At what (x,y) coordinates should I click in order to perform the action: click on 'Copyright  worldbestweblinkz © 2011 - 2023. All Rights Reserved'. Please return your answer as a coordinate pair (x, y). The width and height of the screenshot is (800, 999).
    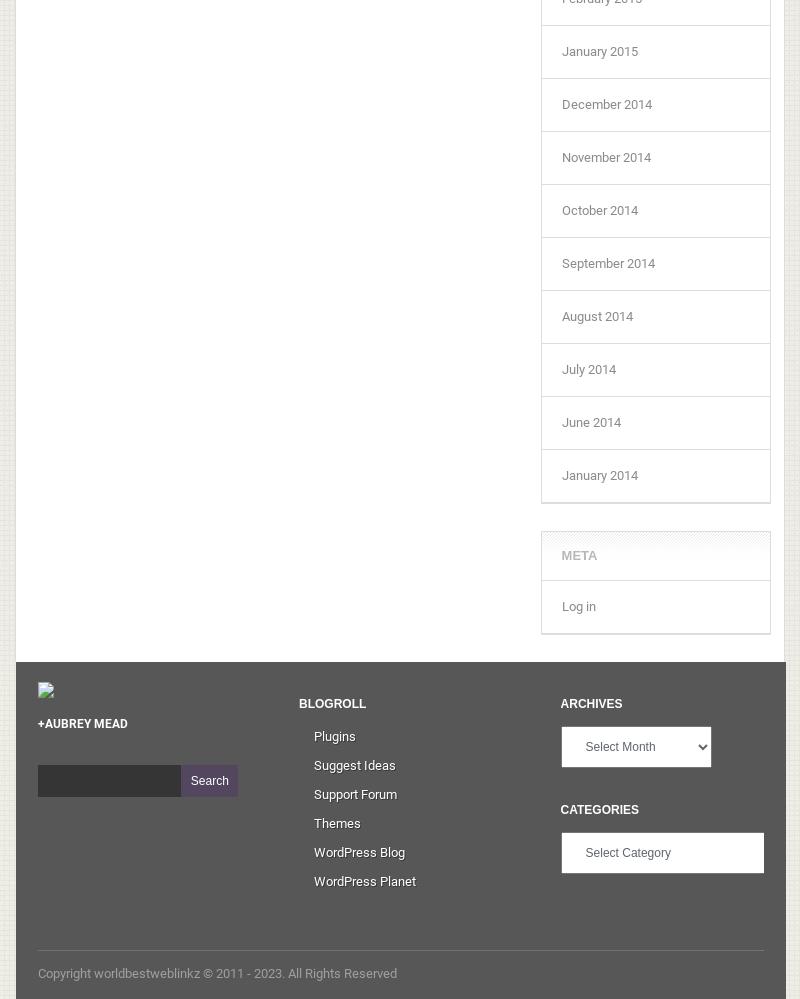
    Looking at the image, I should click on (216, 971).